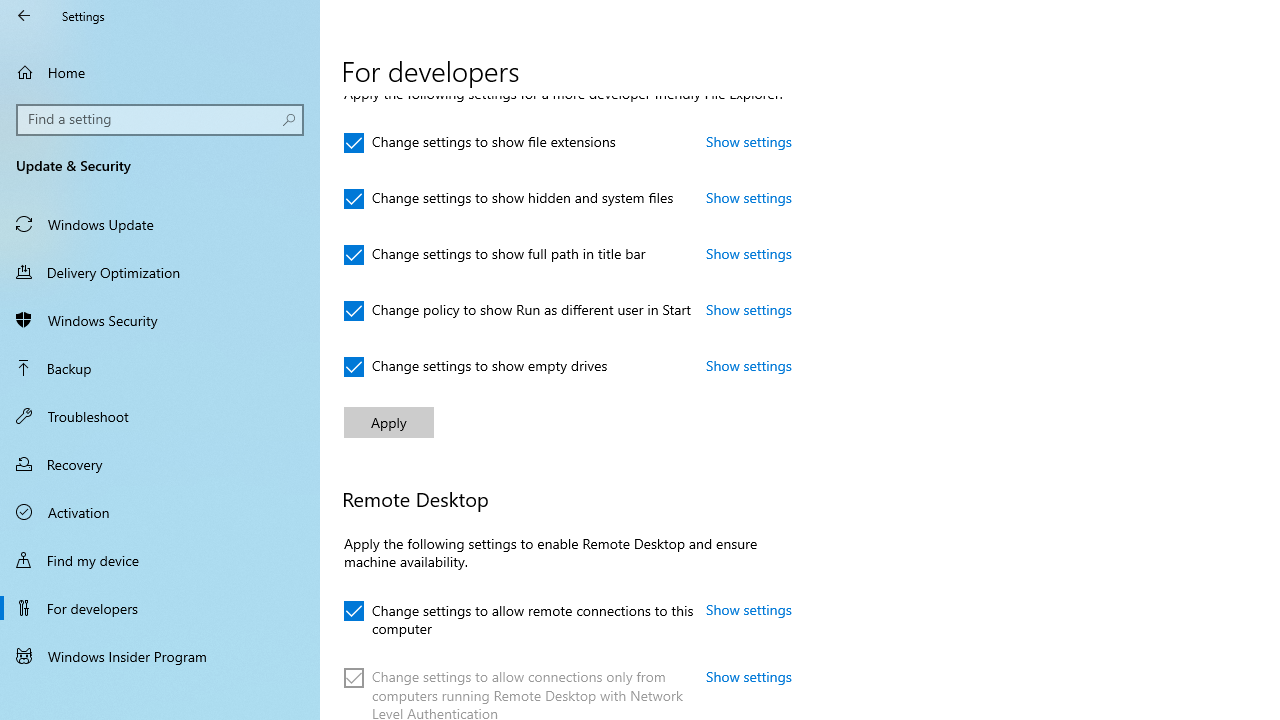 This screenshot has height=720, width=1280. Describe the element at coordinates (160, 319) in the screenshot. I see `'Windows Security'` at that location.